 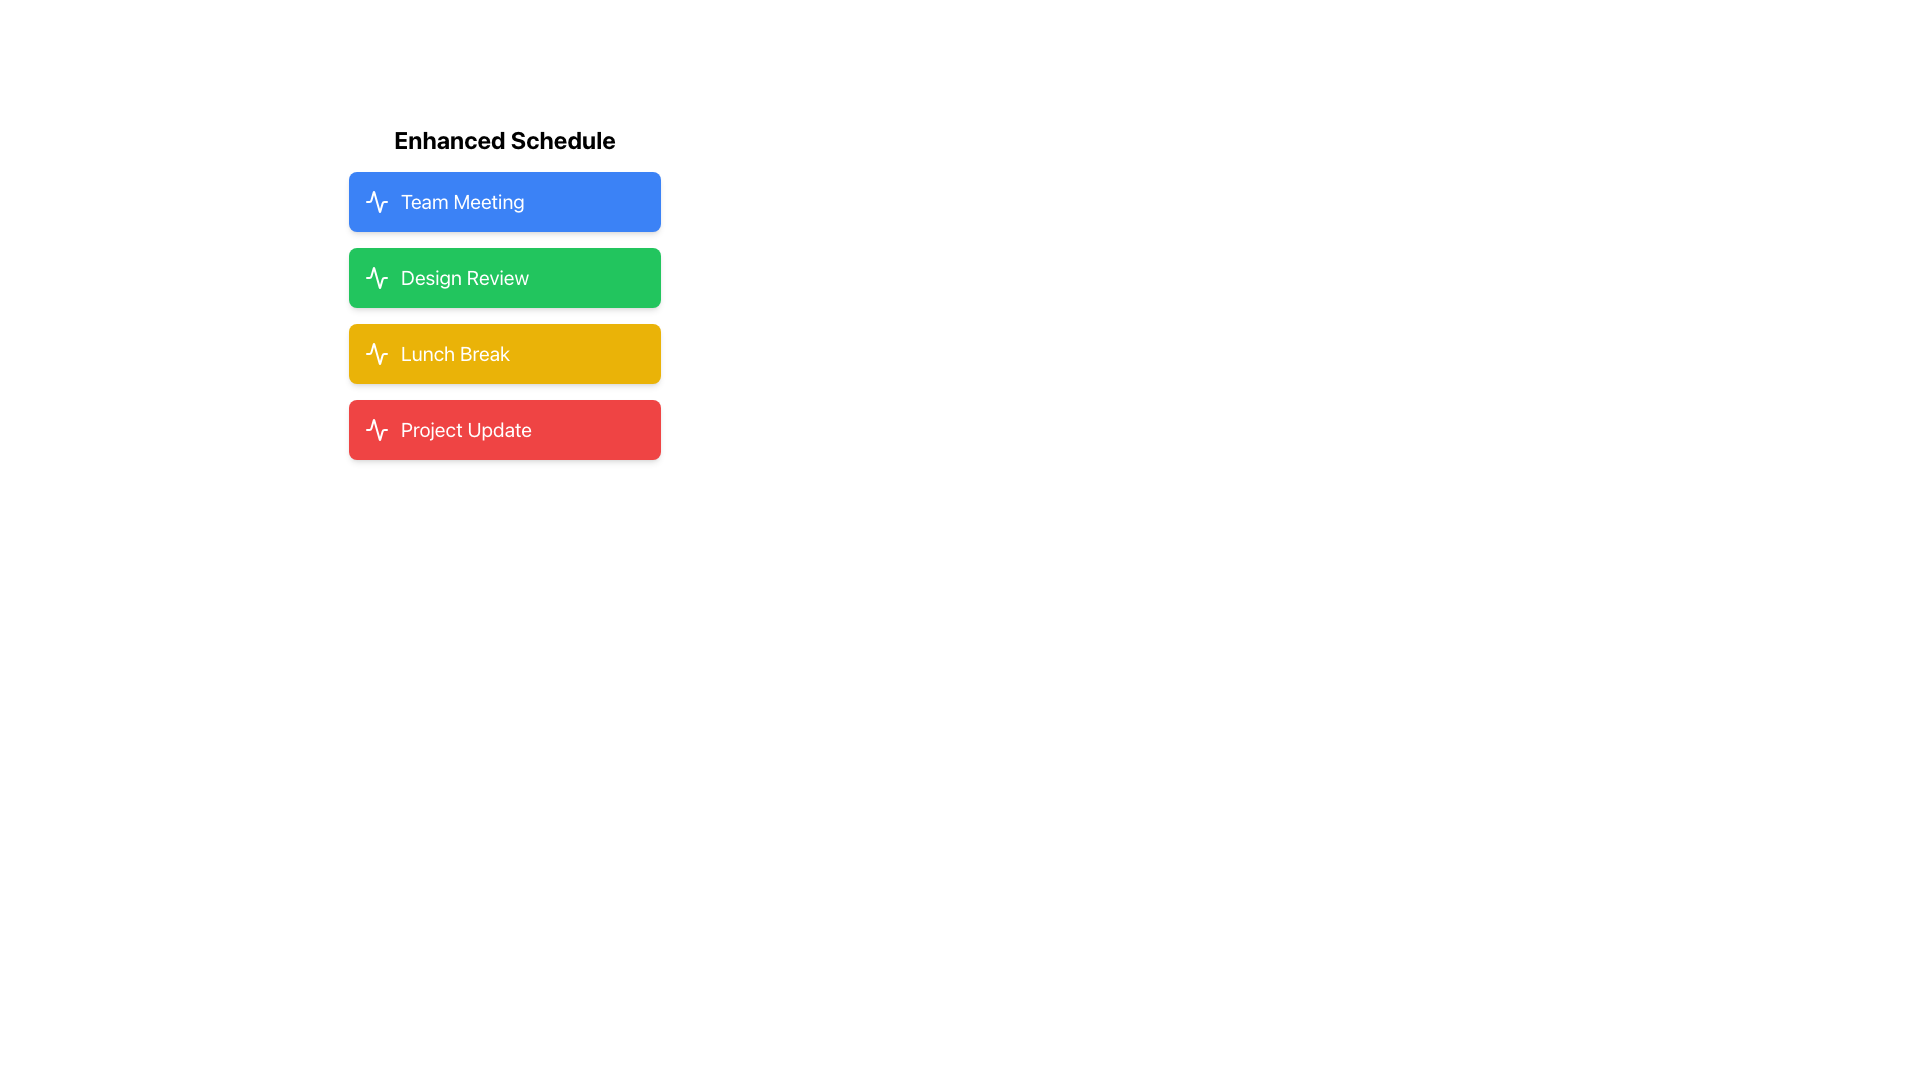 What do you see at coordinates (504, 428) in the screenshot?
I see `the 'Project Update' informative block, which has a red background and white bold text, located at the bottom of a list of similar blocks` at bounding box center [504, 428].